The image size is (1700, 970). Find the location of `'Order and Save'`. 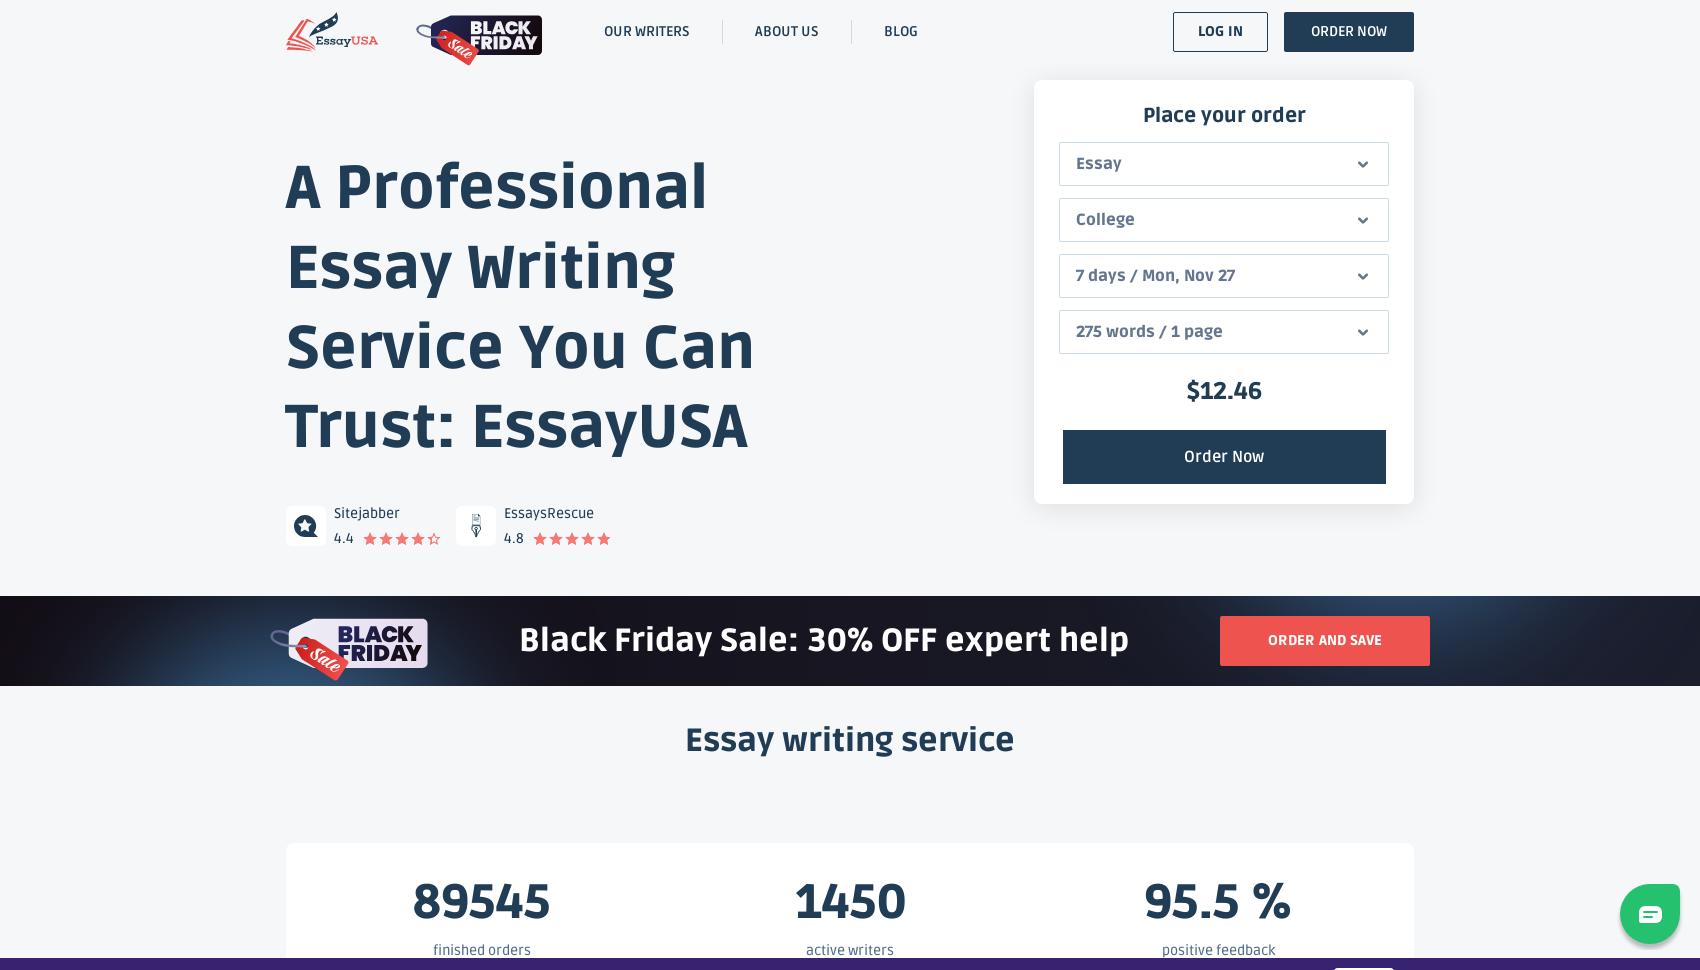

'Order and Save' is located at coordinates (1324, 639).